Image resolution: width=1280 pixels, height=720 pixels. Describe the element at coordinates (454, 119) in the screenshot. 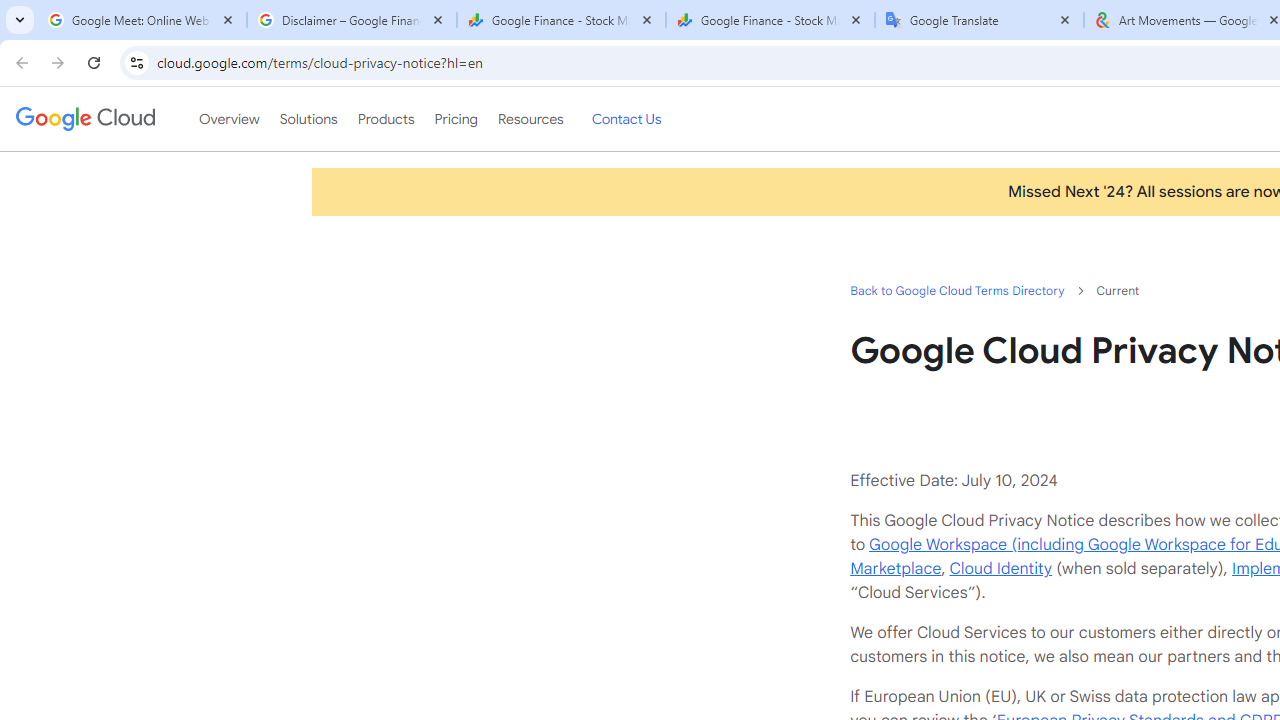

I see `'Pricing'` at that location.